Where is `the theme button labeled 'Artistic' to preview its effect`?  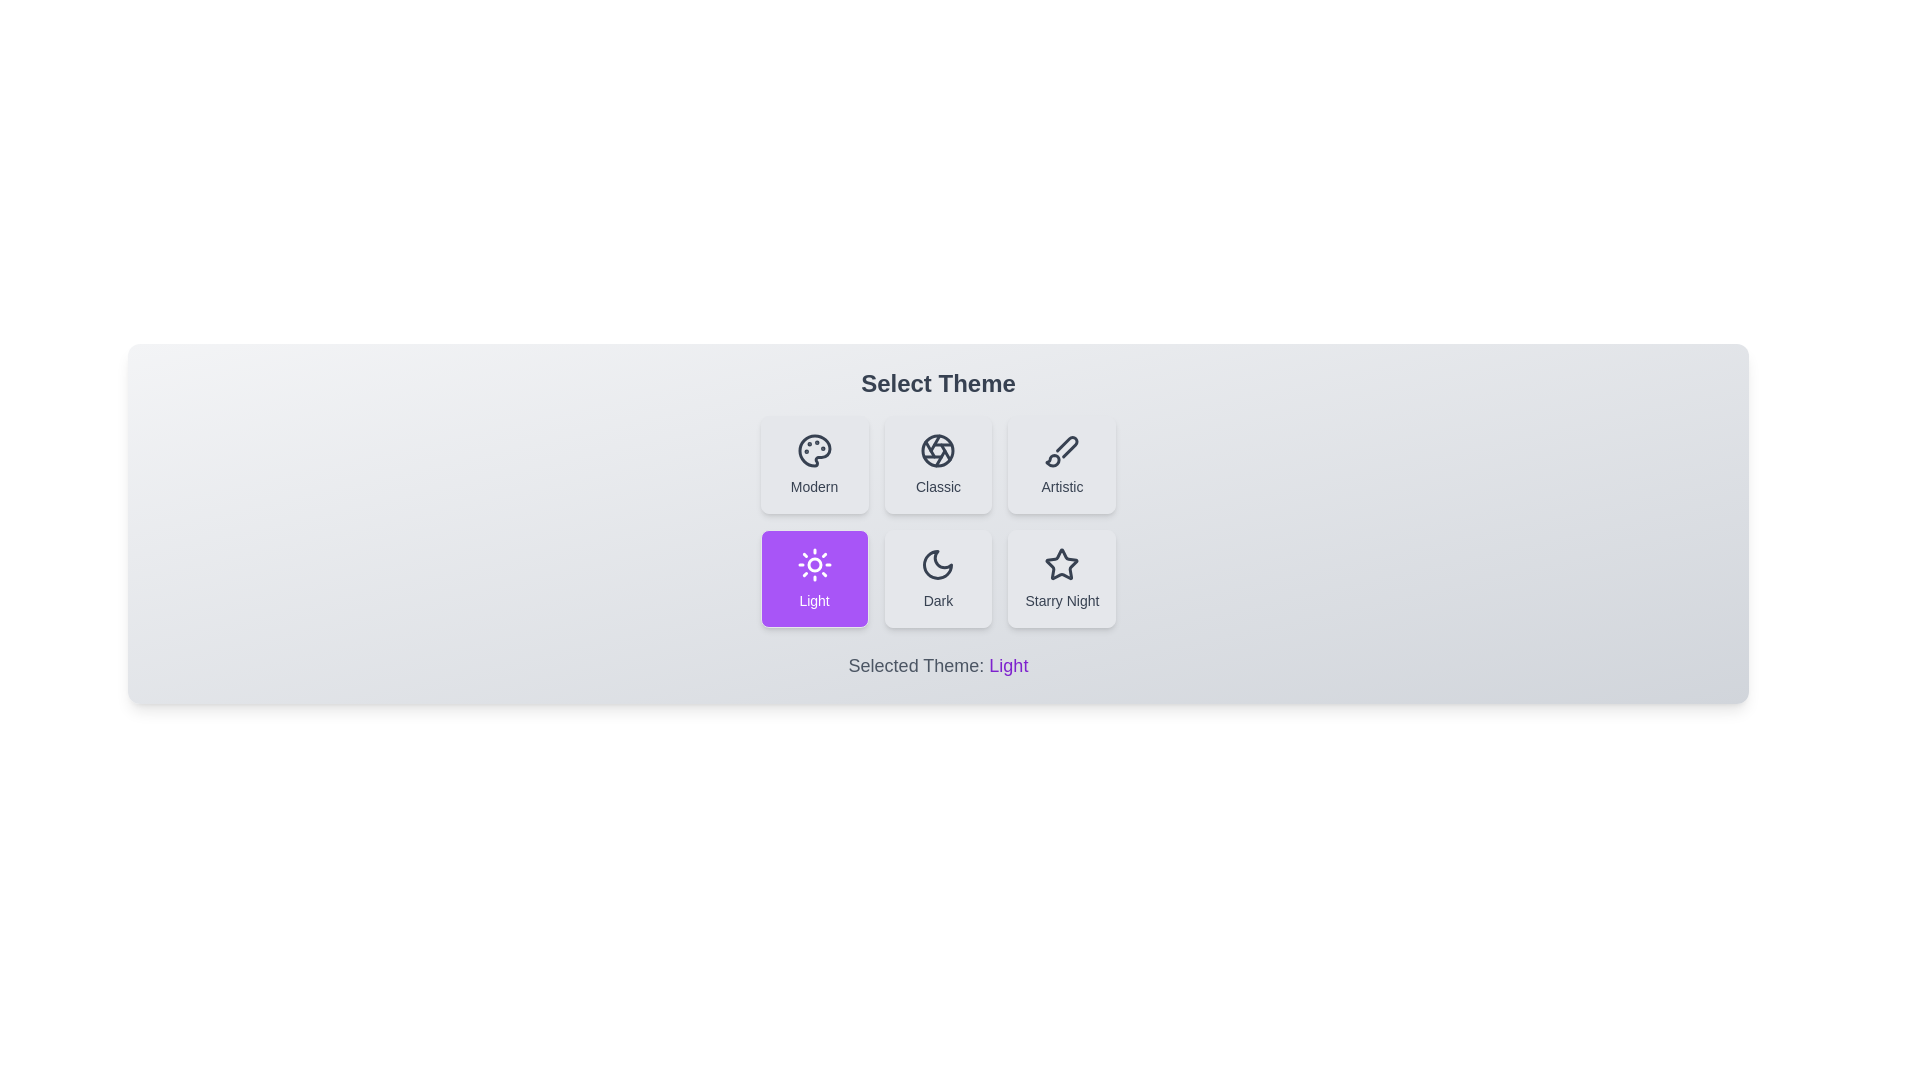
the theme button labeled 'Artistic' to preview its effect is located at coordinates (1061, 465).